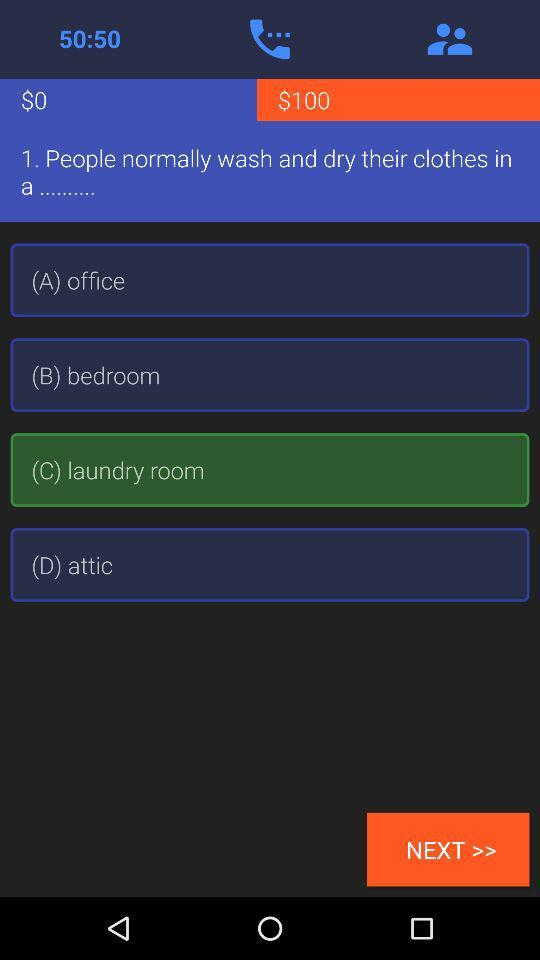 Image resolution: width=540 pixels, height=960 pixels. What do you see at coordinates (89, 38) in the screenshot?
I see `active call time` at bounding box center [89, 38].